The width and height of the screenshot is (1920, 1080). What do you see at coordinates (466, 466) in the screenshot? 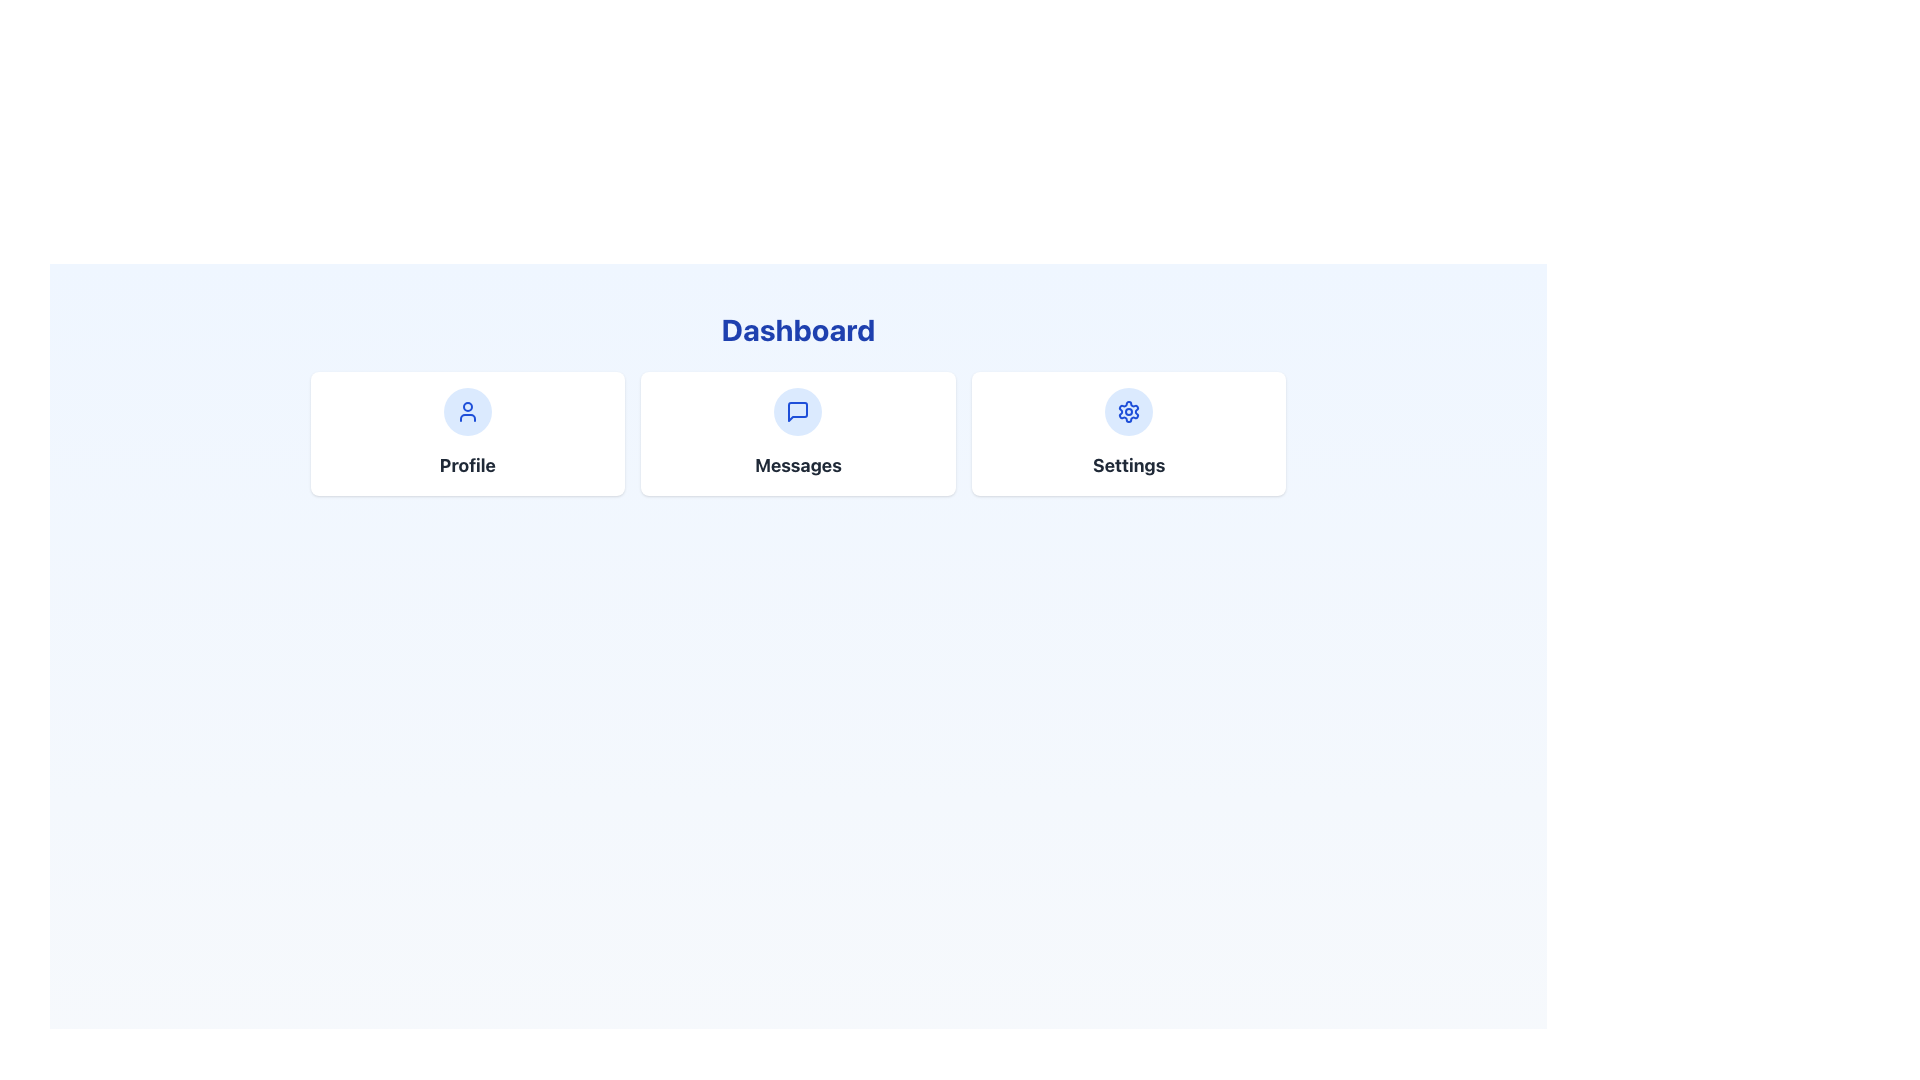
I see `the text label displaying the word 'Profile' in bold, dark gray font, which is positioned beneath a circular blue icon on the leftmost card of three similar cards` at bounding box center [466, 466].